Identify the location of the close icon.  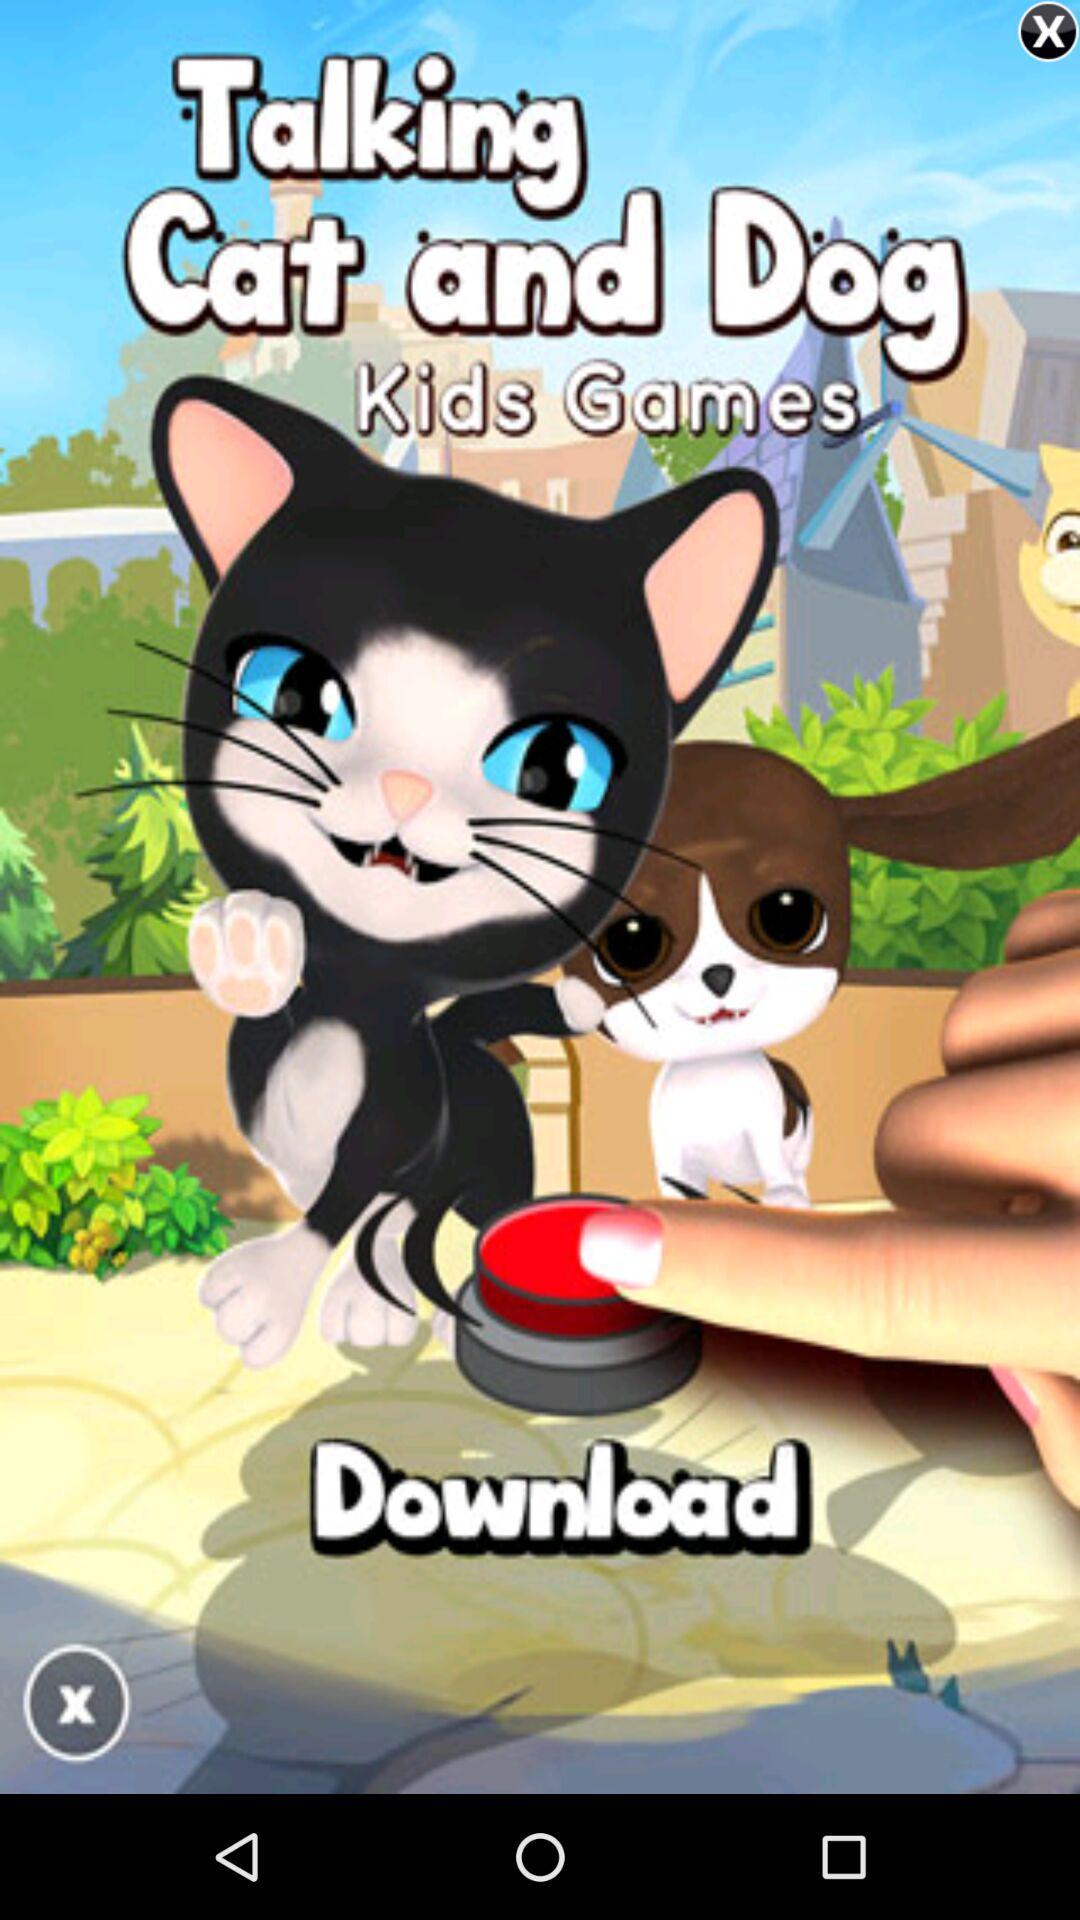
(1047, 33).